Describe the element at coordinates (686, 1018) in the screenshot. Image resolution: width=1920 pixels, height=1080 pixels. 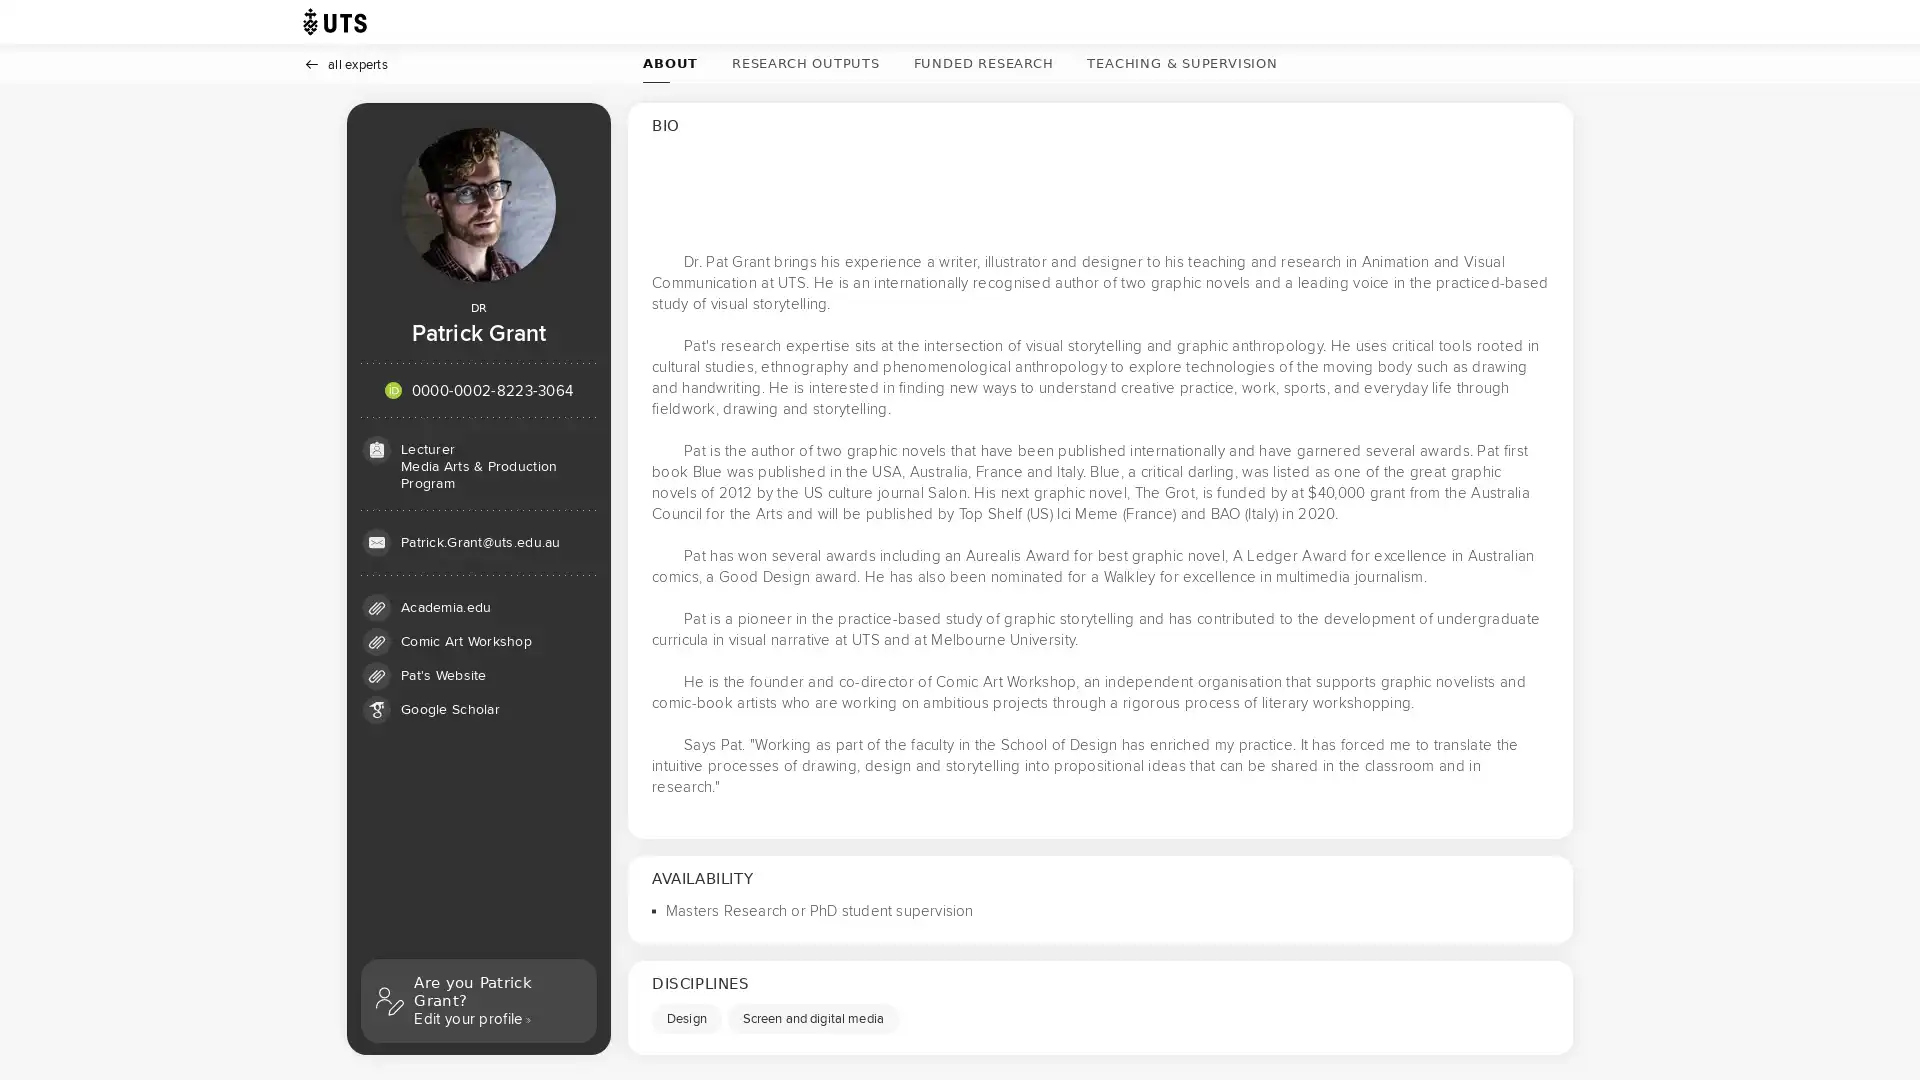
I see `Design Click to search for profiles with this tag.` at that location.